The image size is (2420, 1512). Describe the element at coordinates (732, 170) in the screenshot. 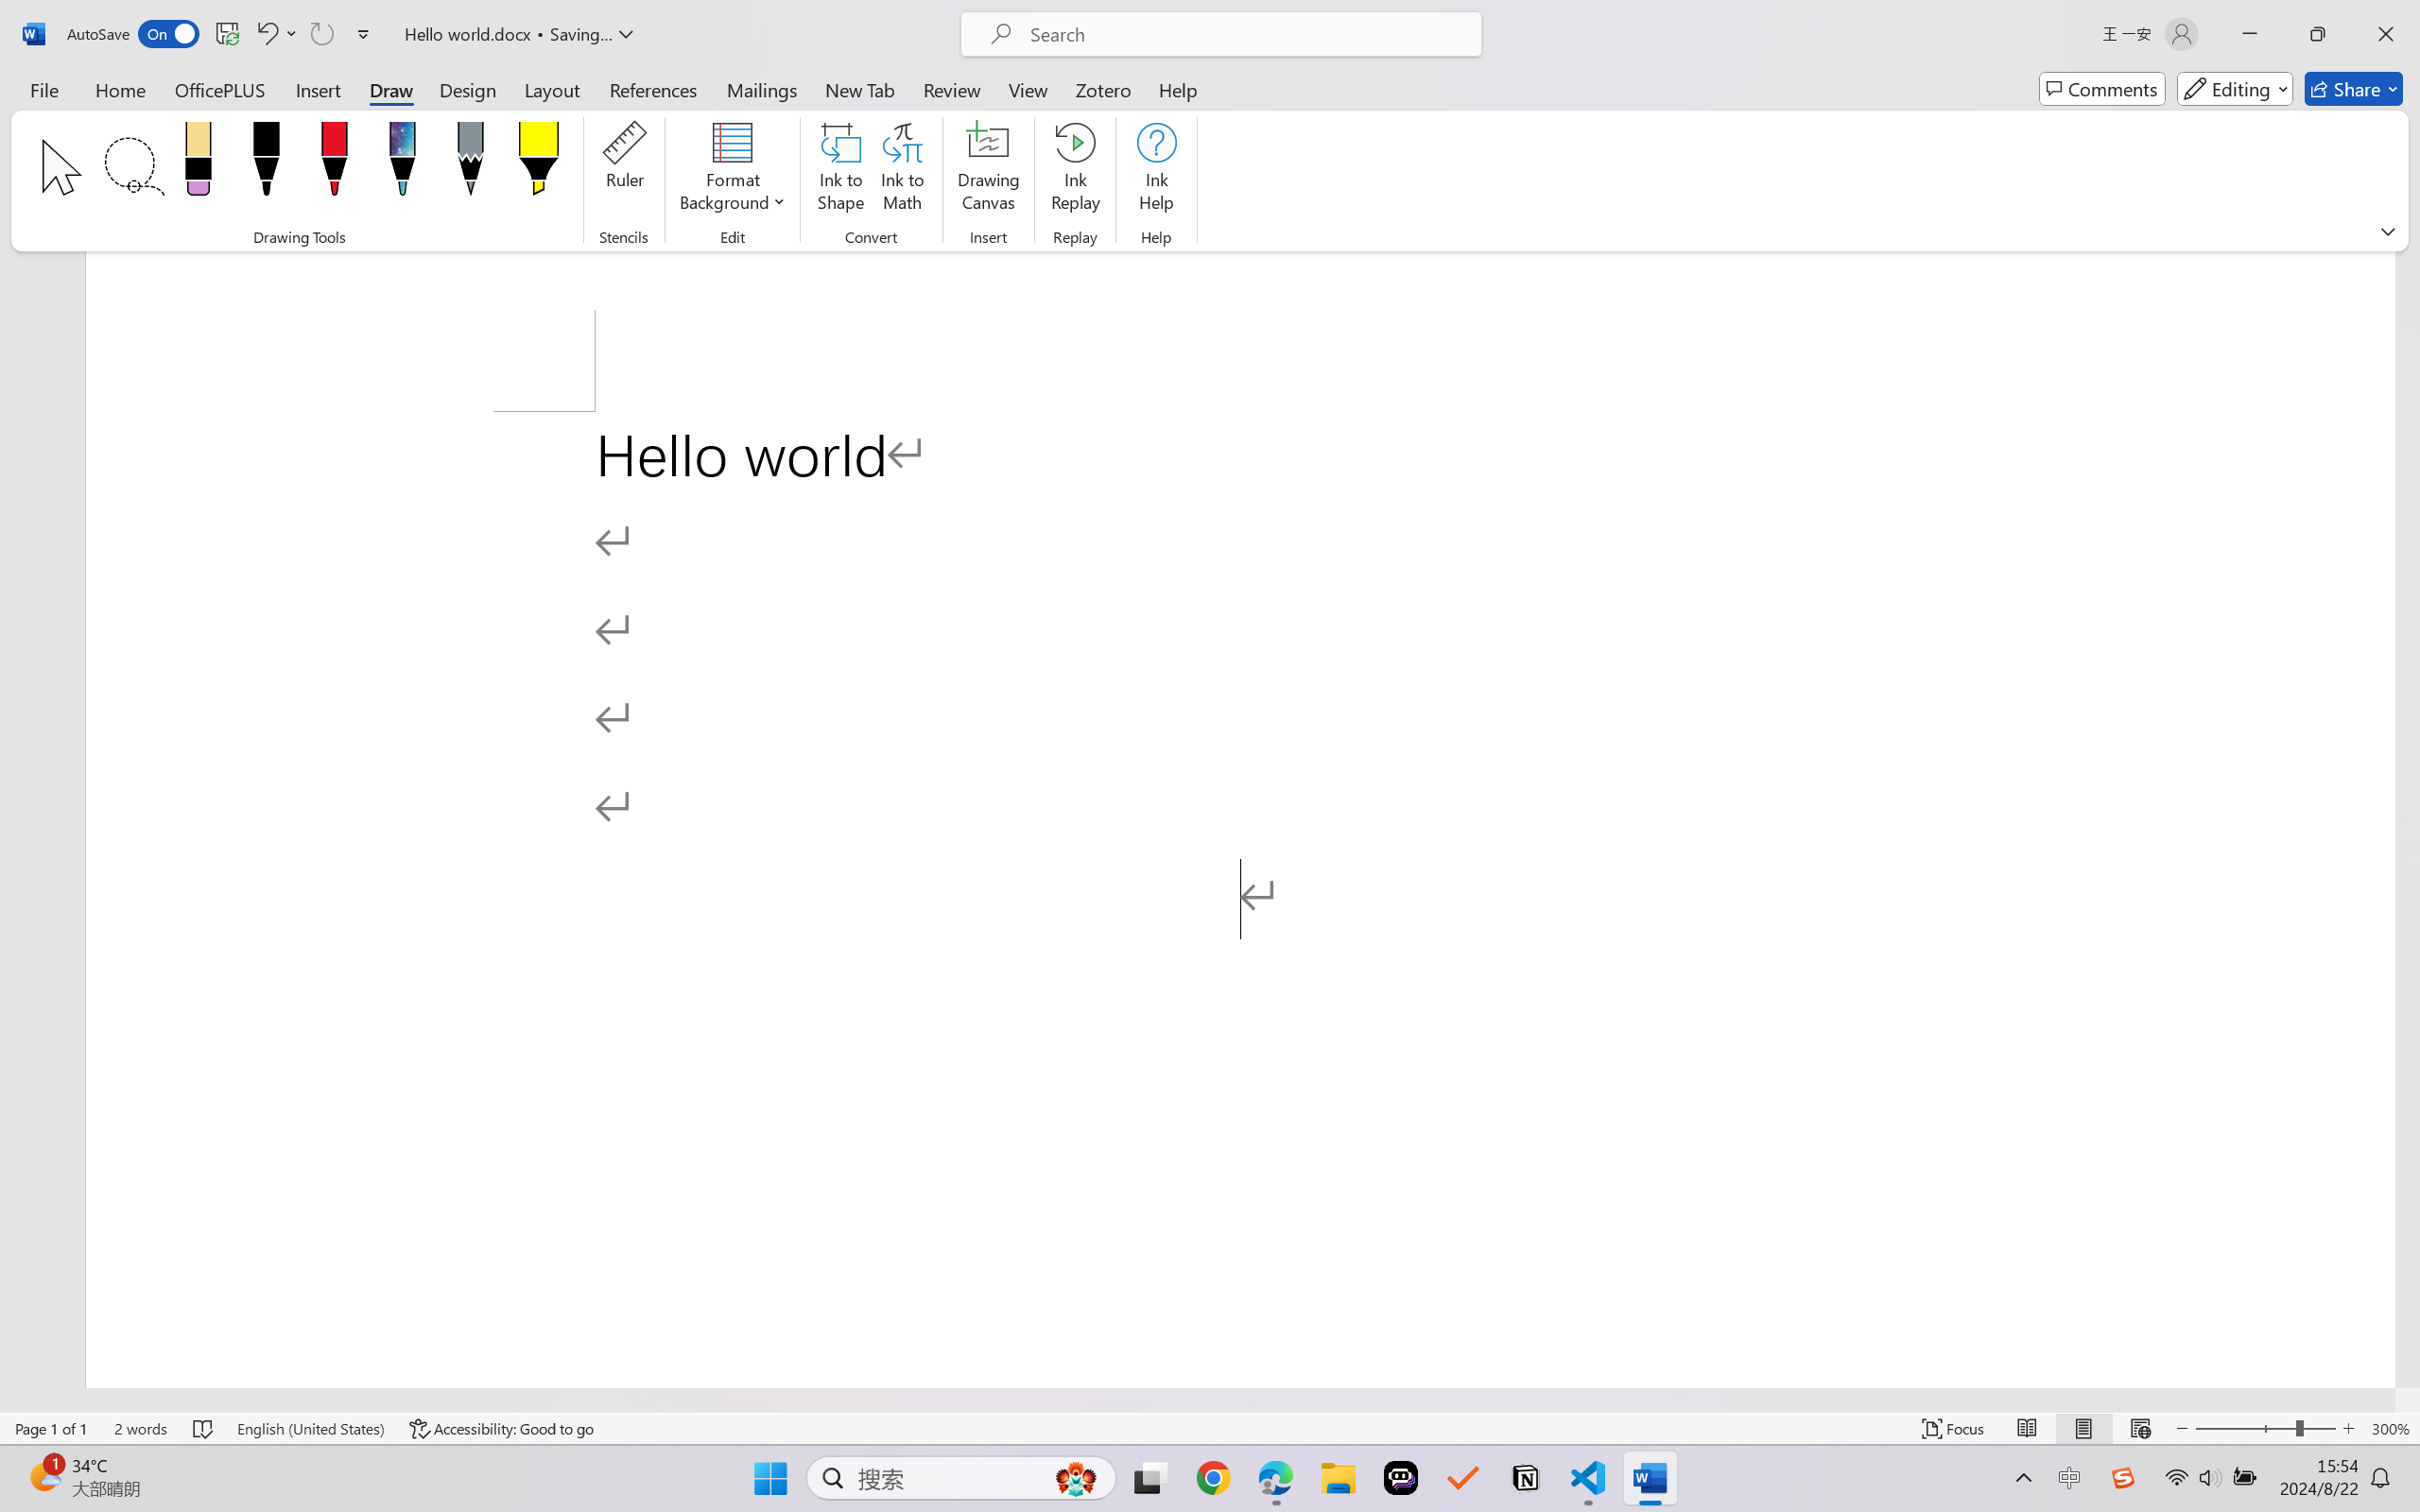

I see `'Format Background'` at that location.